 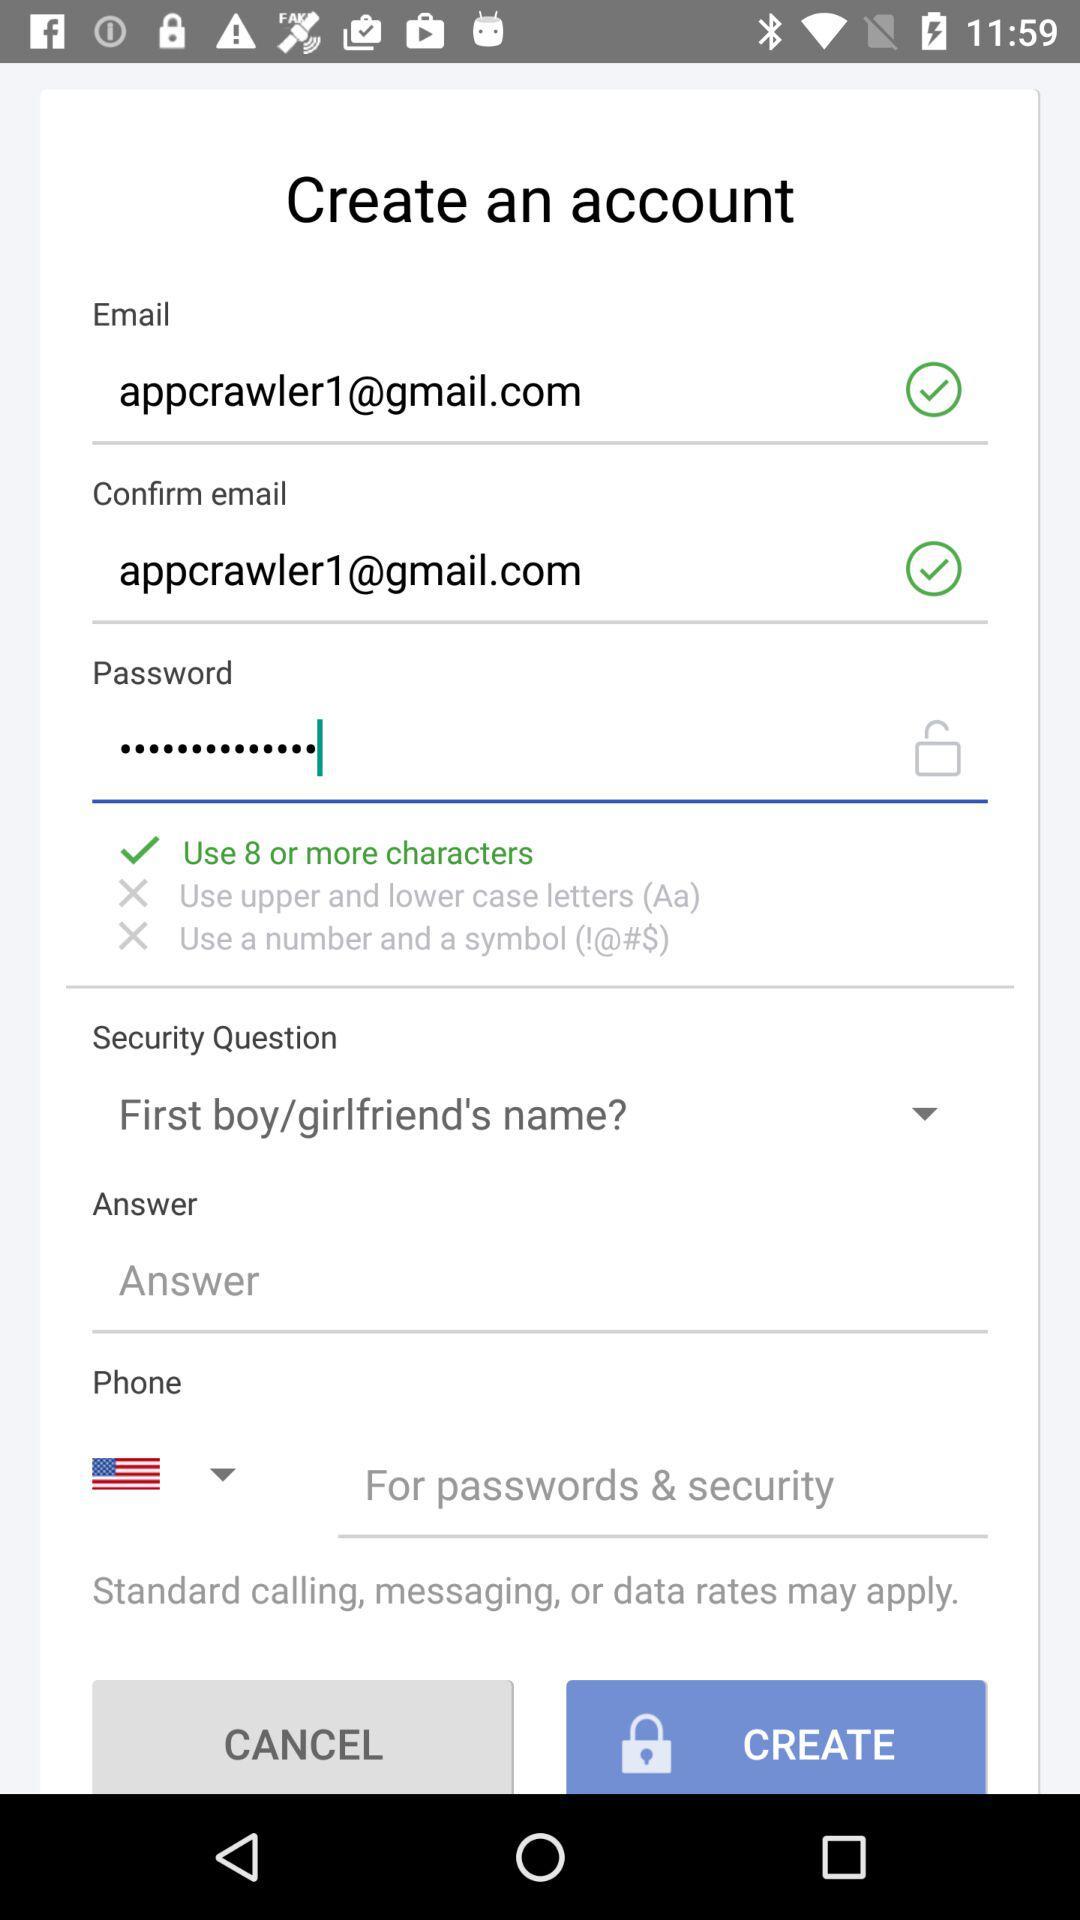 What do you see at coordinates (663, 1483) in the screenshot?
I see `setting to privacy` at bounding box center [663, 1483].